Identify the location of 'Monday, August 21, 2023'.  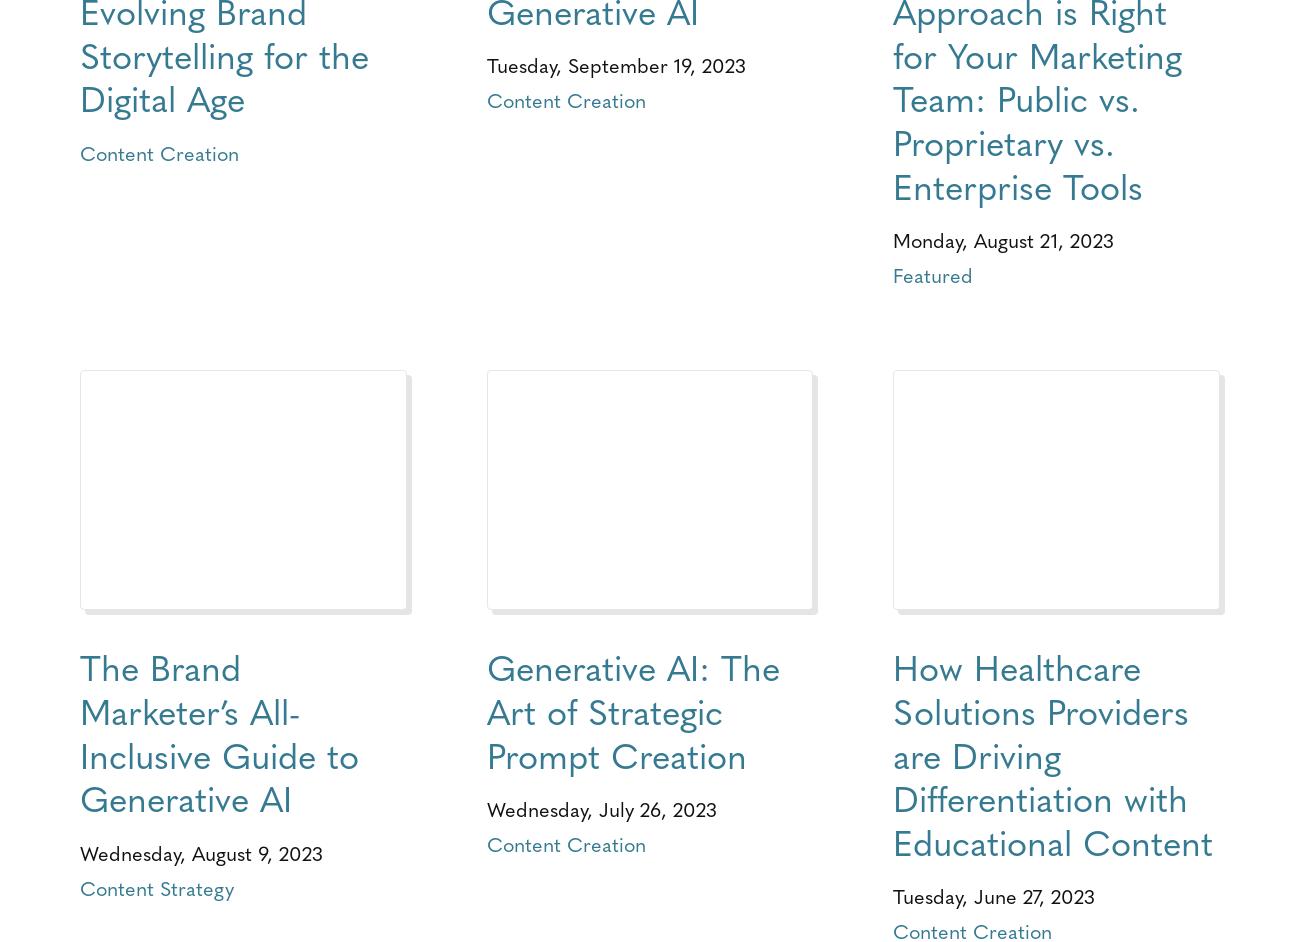
(1002, 238).